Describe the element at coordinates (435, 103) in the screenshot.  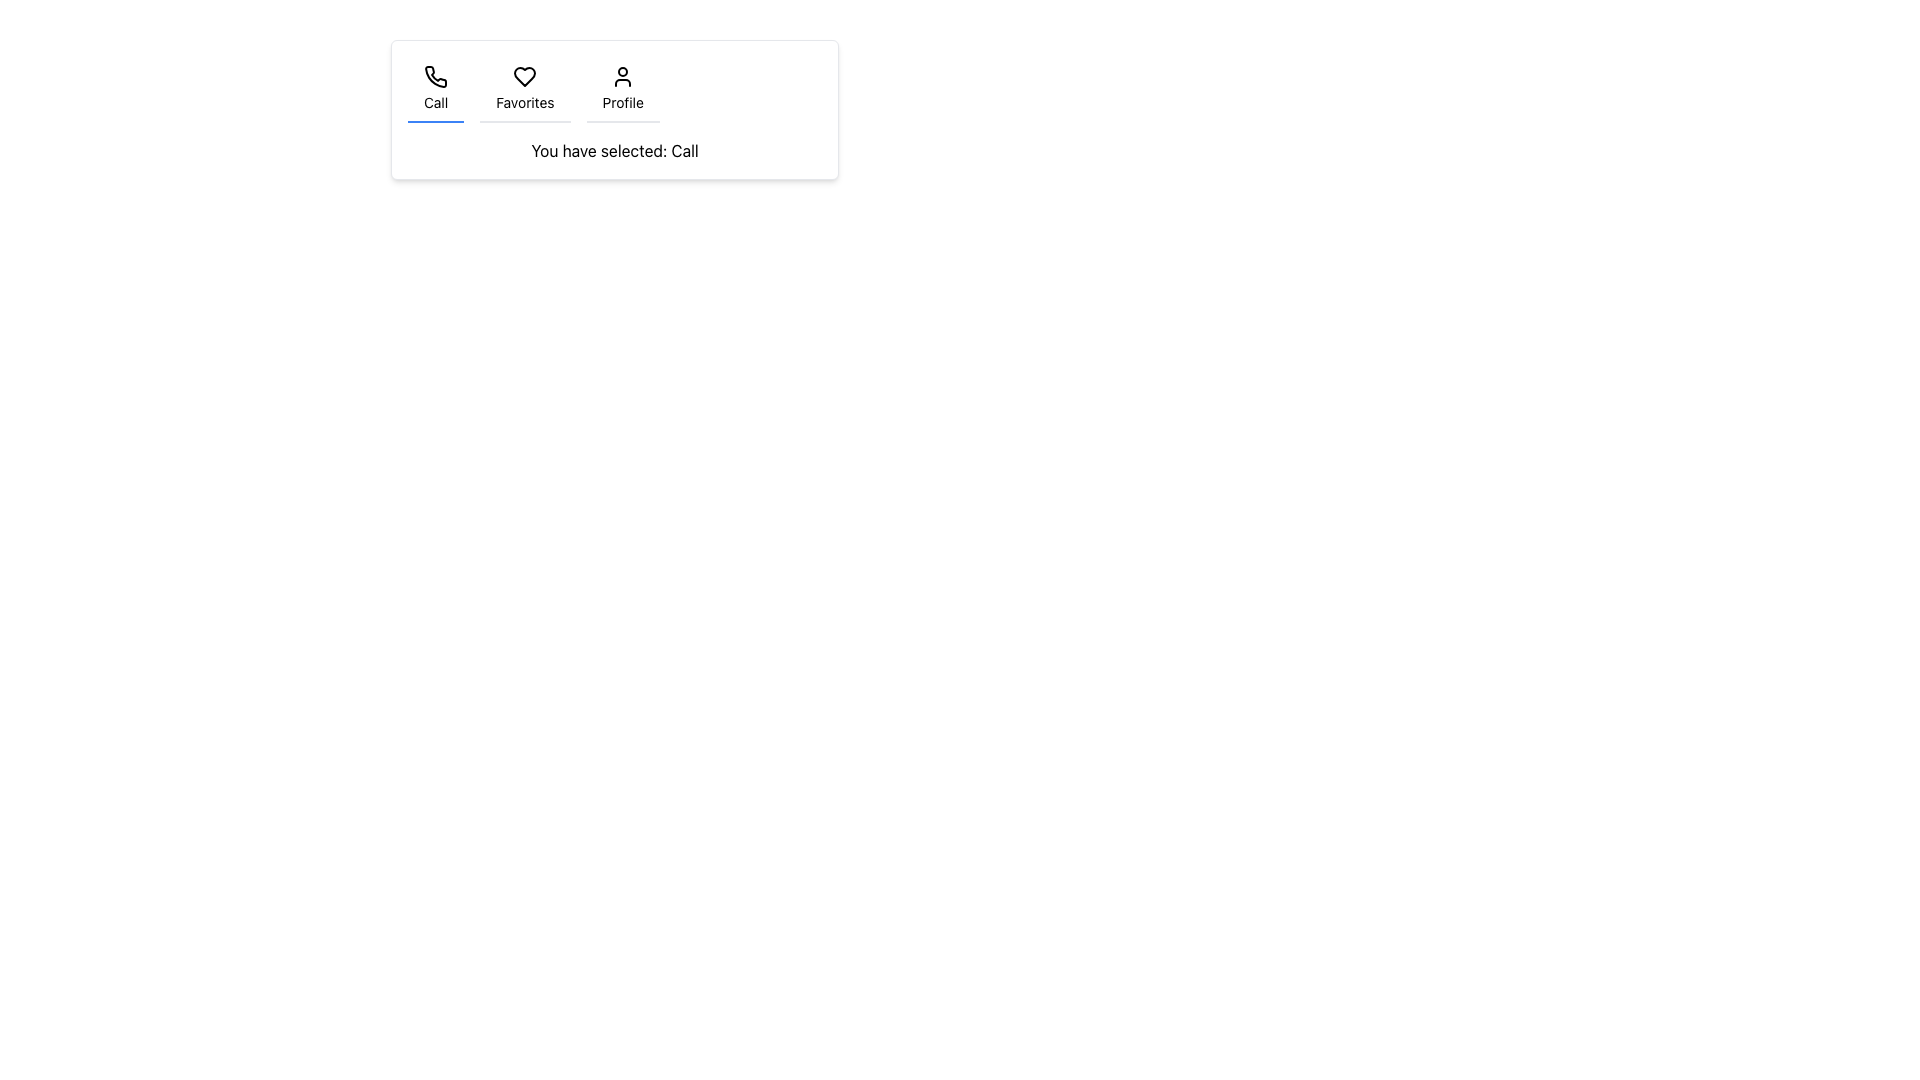
I see `'Call' text label located below the phone icon in the 'Call' tab of the navigation bar to understand its purpose` at that location.